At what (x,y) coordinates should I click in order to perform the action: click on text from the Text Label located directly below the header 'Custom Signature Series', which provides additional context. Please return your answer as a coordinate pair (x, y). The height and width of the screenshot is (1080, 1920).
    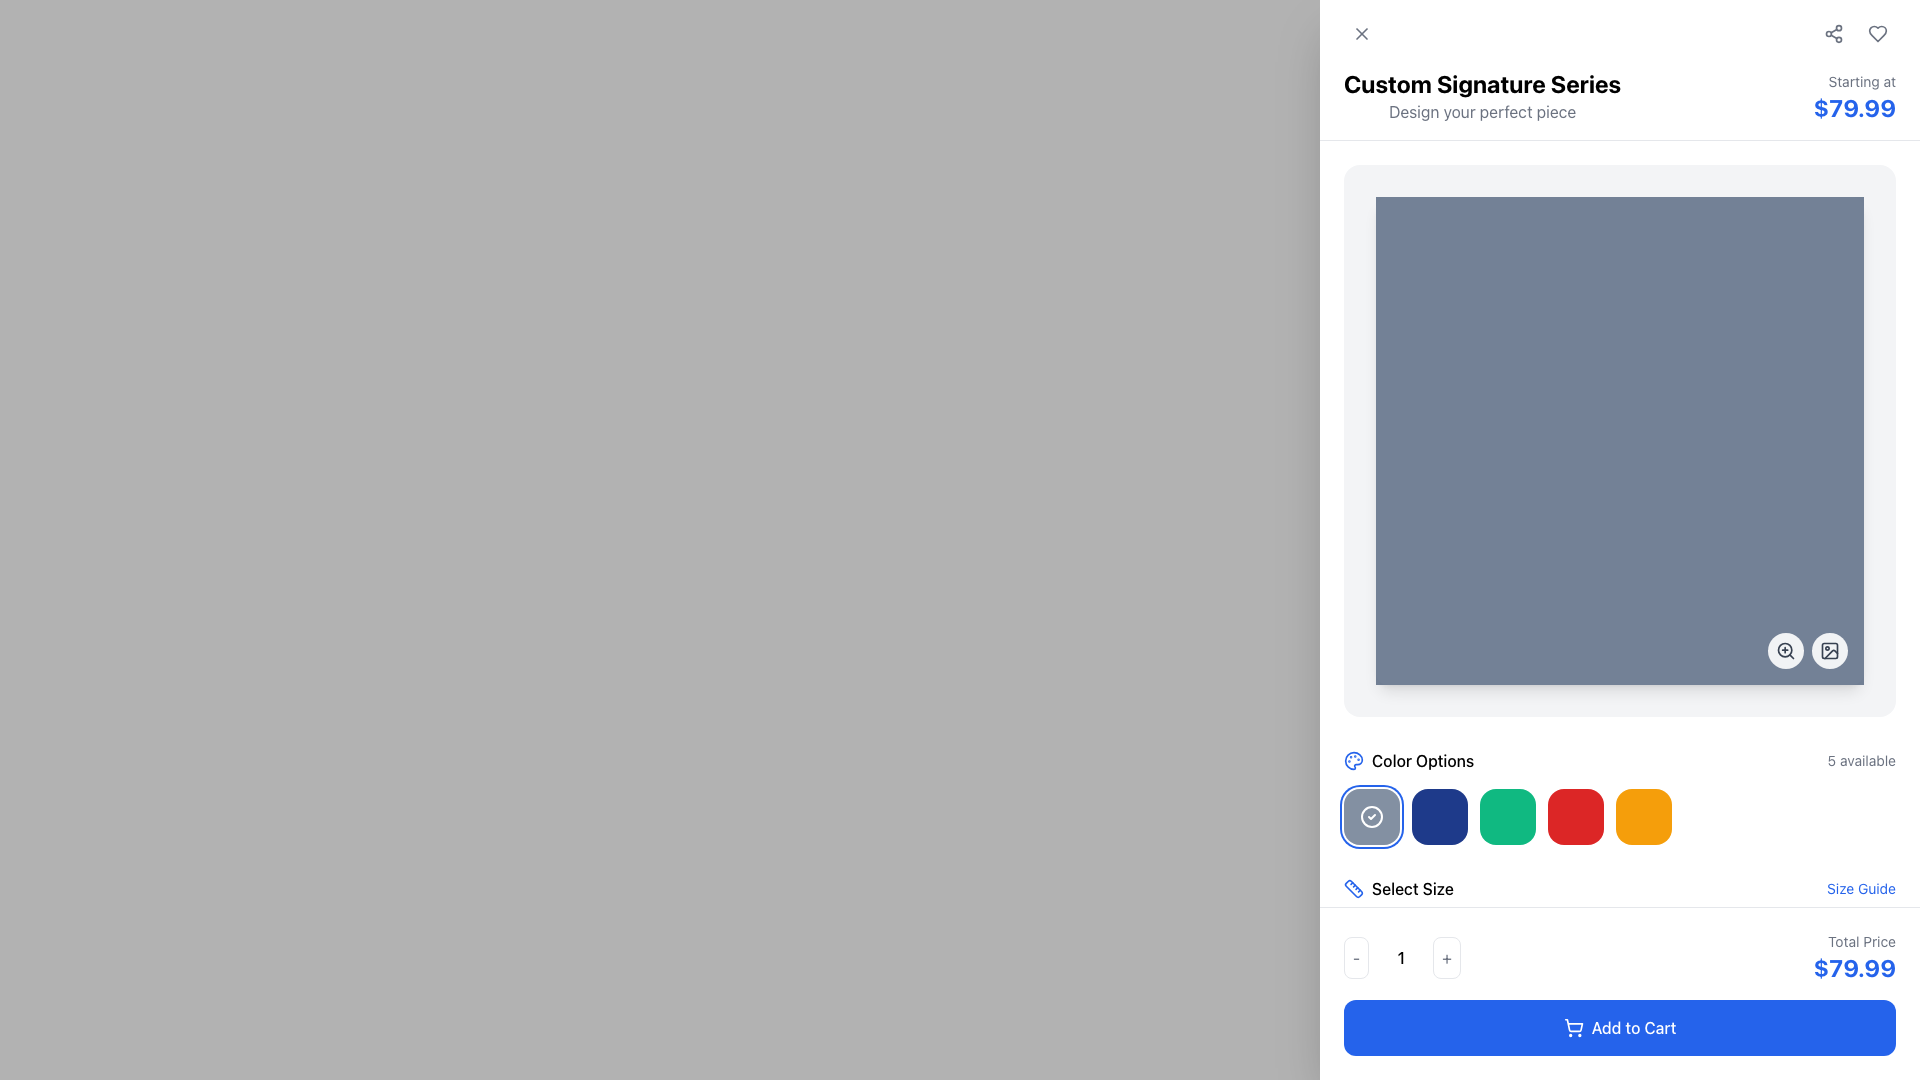
    Looking at the image, I should click on (1482, 111).